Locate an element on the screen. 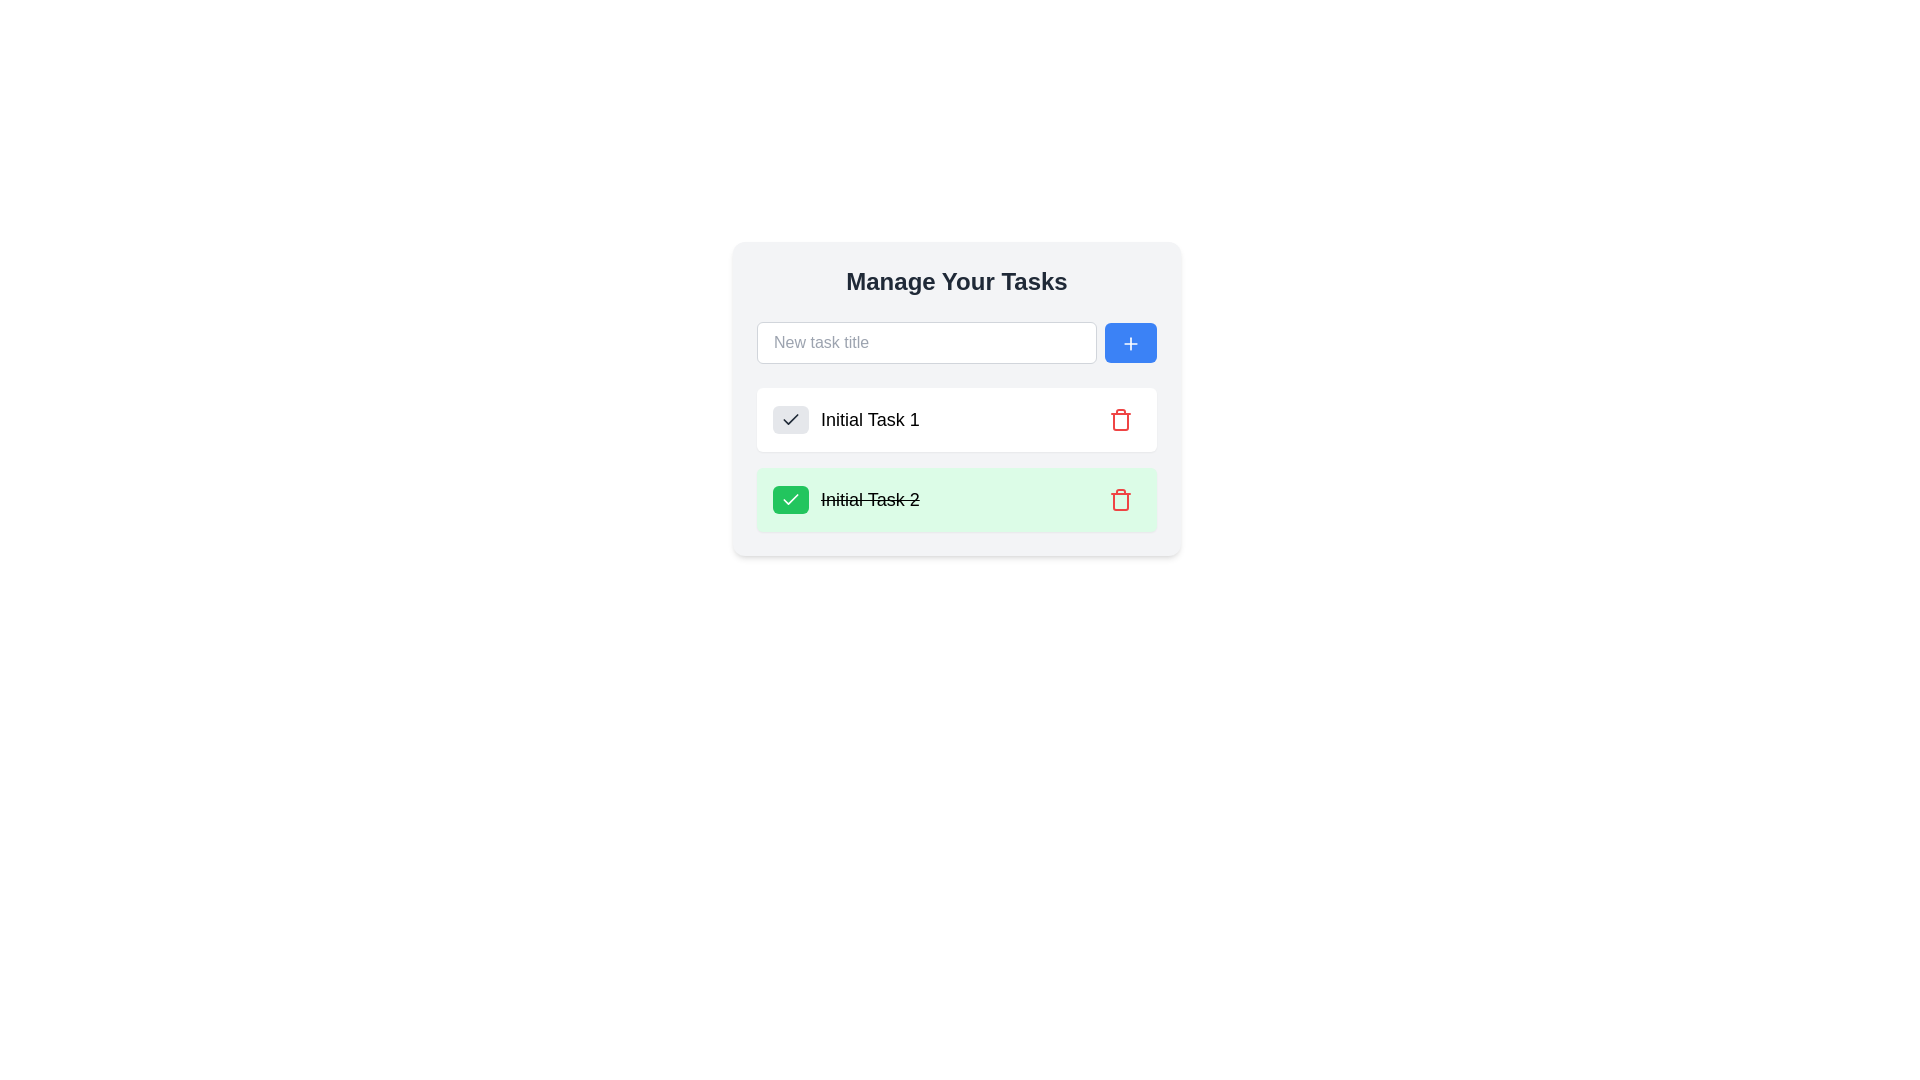 The image size is (1920, 1080). the button located to the right of the 'New task title' input field is located at coordinates (1131, 342).